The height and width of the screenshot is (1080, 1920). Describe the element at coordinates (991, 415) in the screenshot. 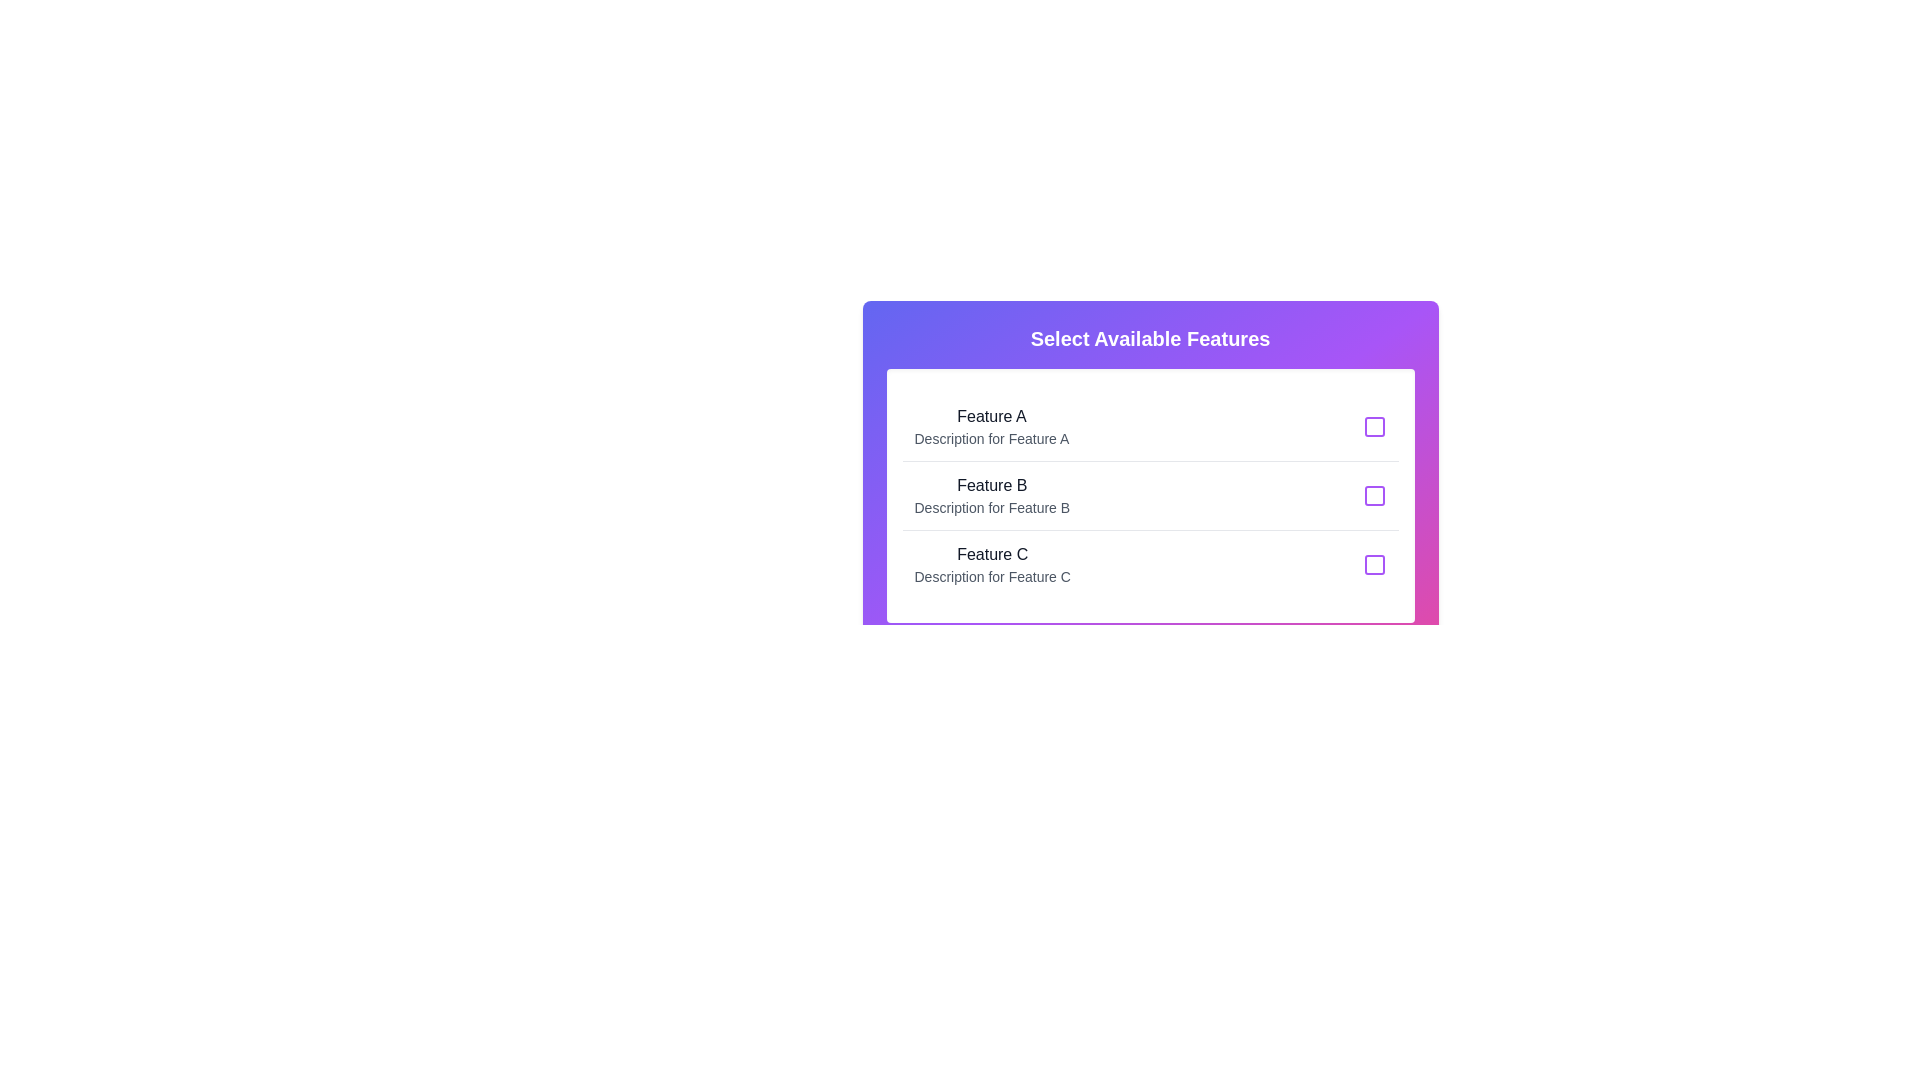

I see `the text label that serves as the title or header for the feature description block located under 'Select Available Features'` at that location.